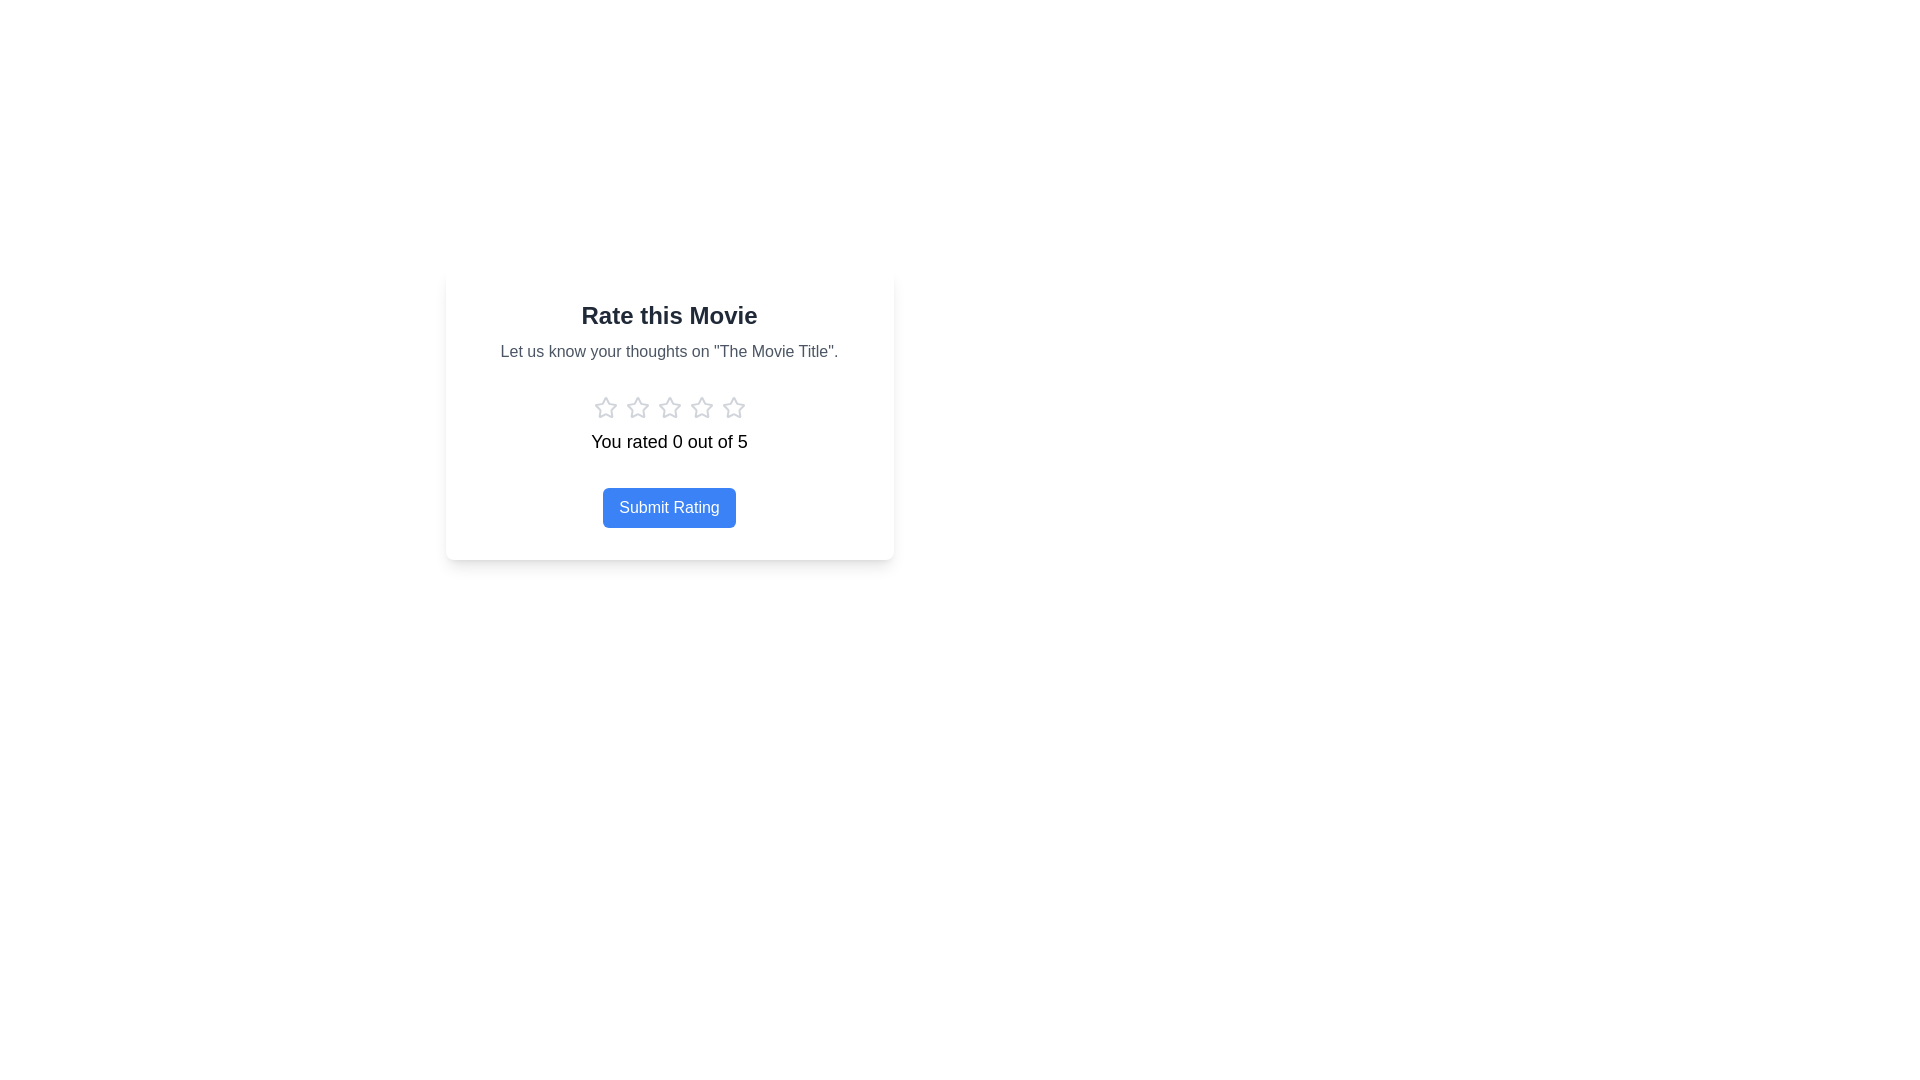 Image resolution: width=1920 pixels, height=1080 pixels. Describe the element at coordinates (669, 441) in the screenshot. I see `the text label displaying 'You rated 0 out of 5' which is located beneath the star rating icons and above the 'Submit Rating' button` at that location.